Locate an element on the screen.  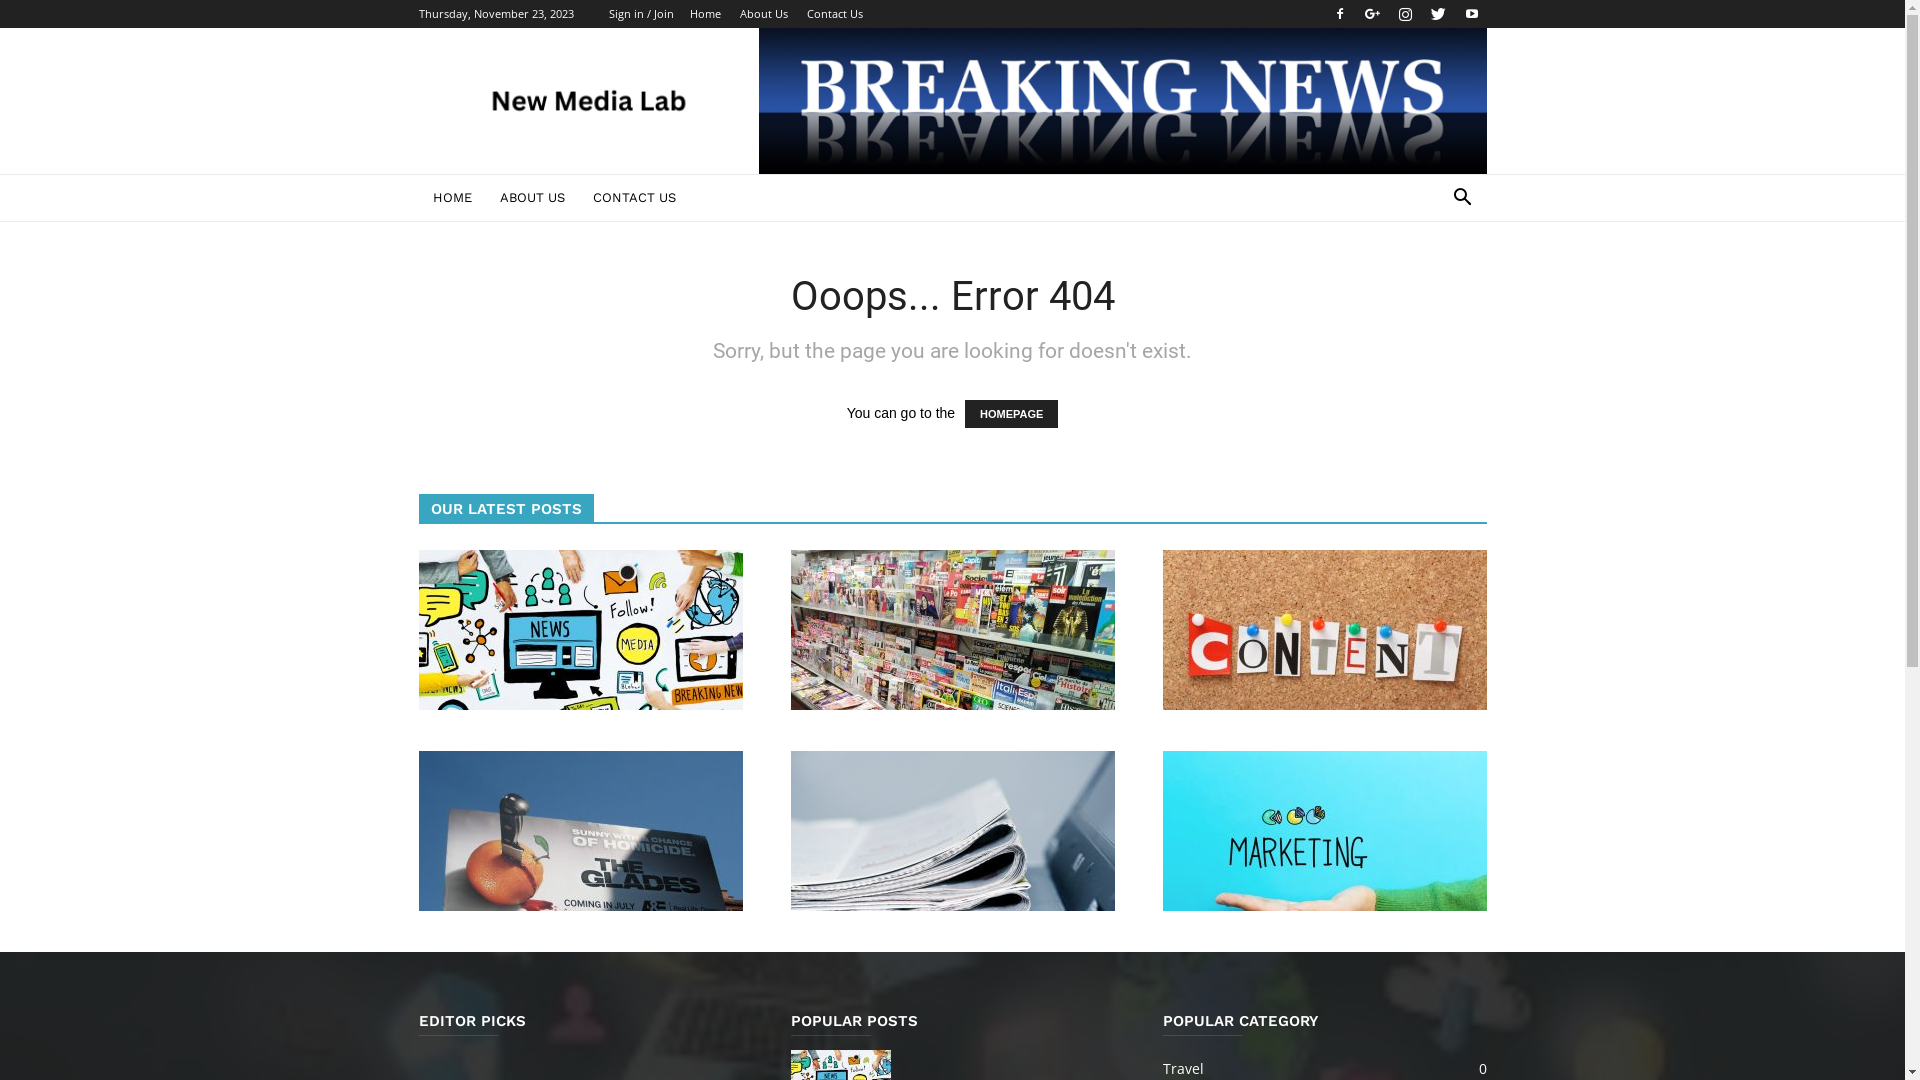
'About Us' is located at coordinates (762, 13).